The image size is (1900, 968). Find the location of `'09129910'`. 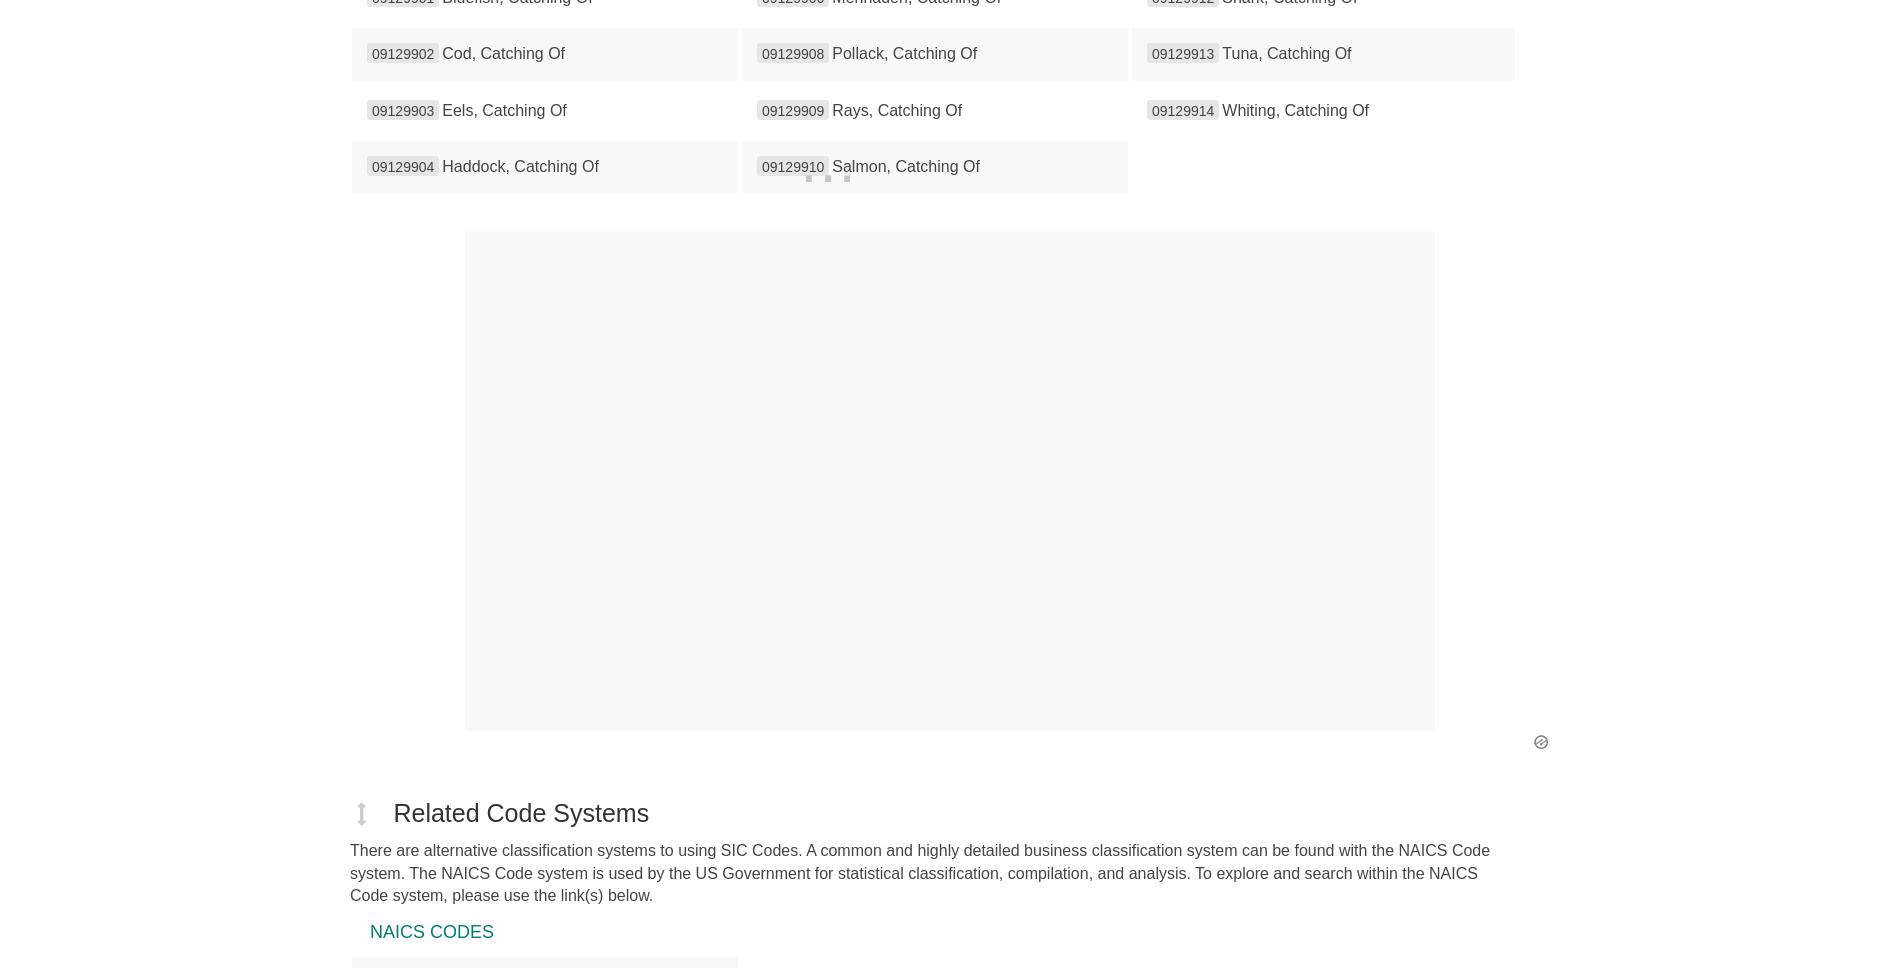

'09129910' is located at coordinates (761, 166).